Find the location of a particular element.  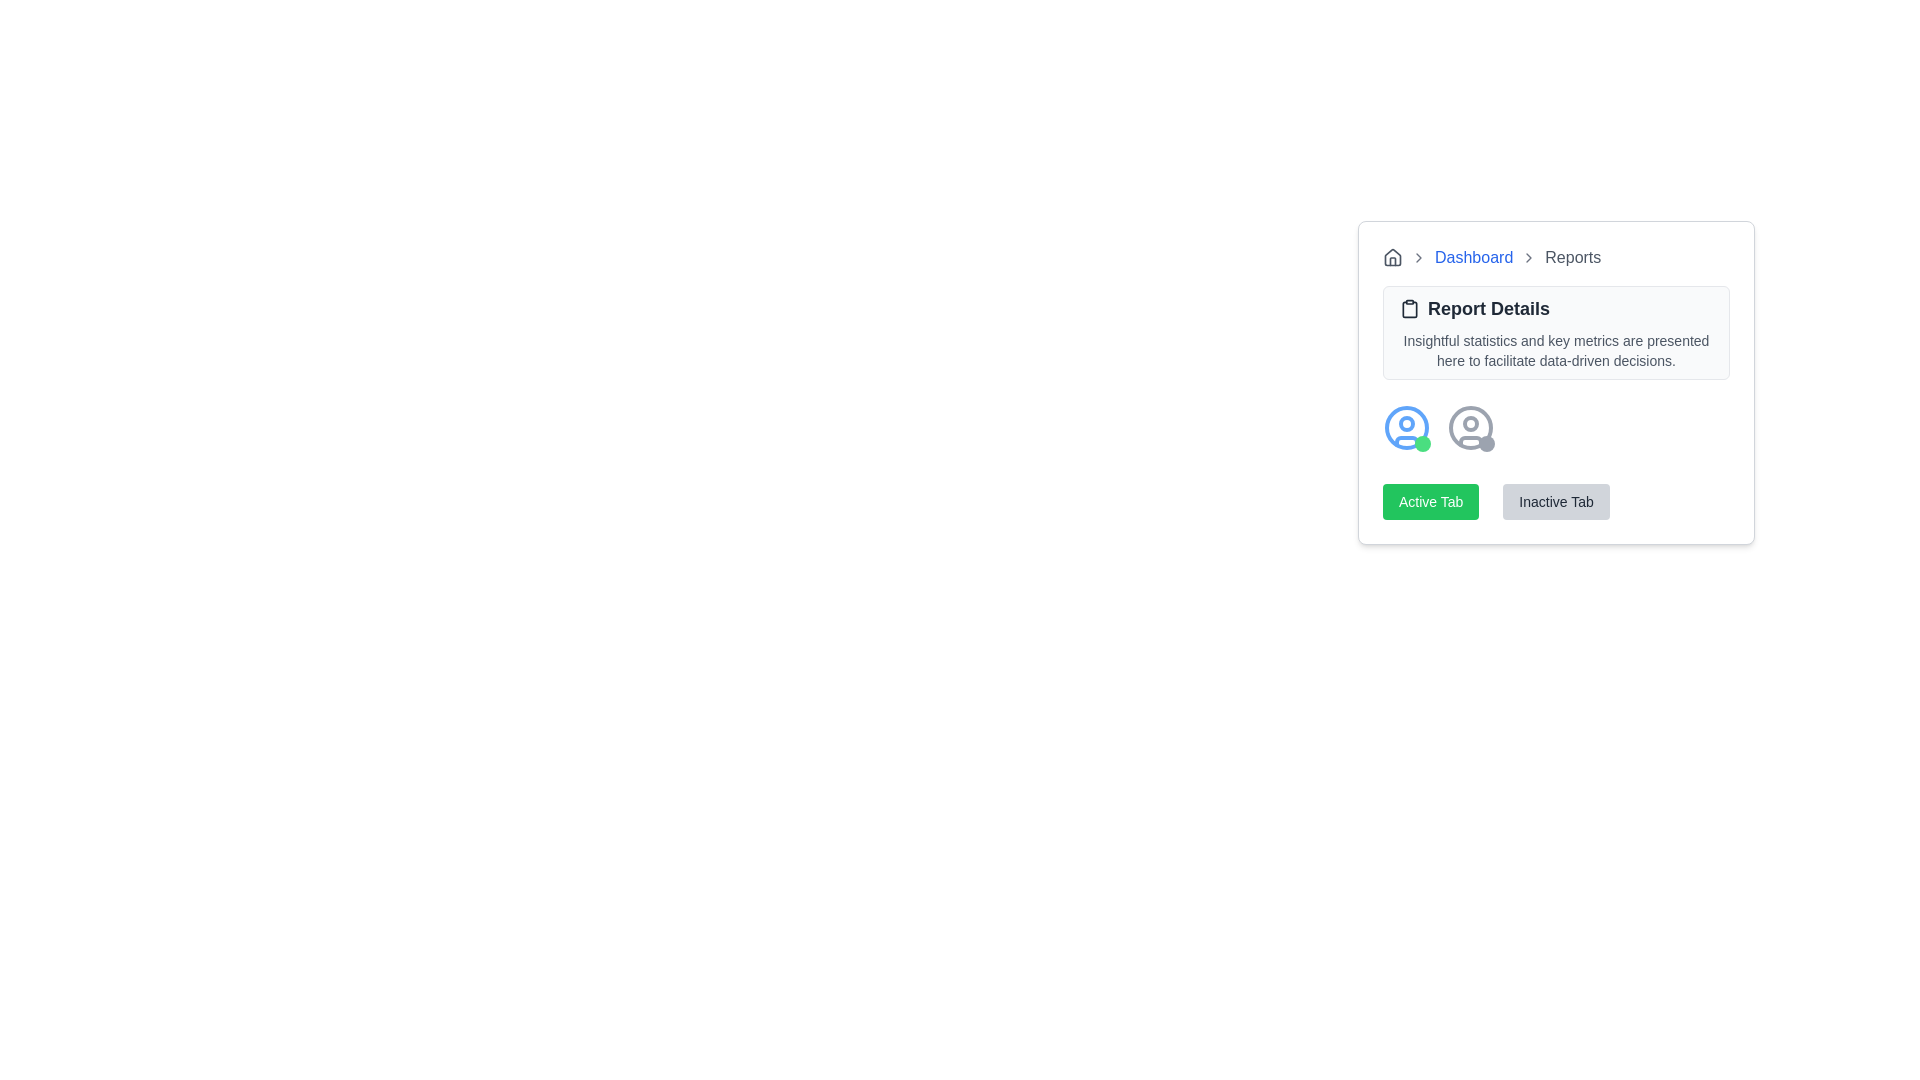

the chevron icon that serves as a visual separator in the breadcrumb navigation, positioned between the house icon ('Home') and the 'Dashboard' text link is located at coordinates (1418, 257).